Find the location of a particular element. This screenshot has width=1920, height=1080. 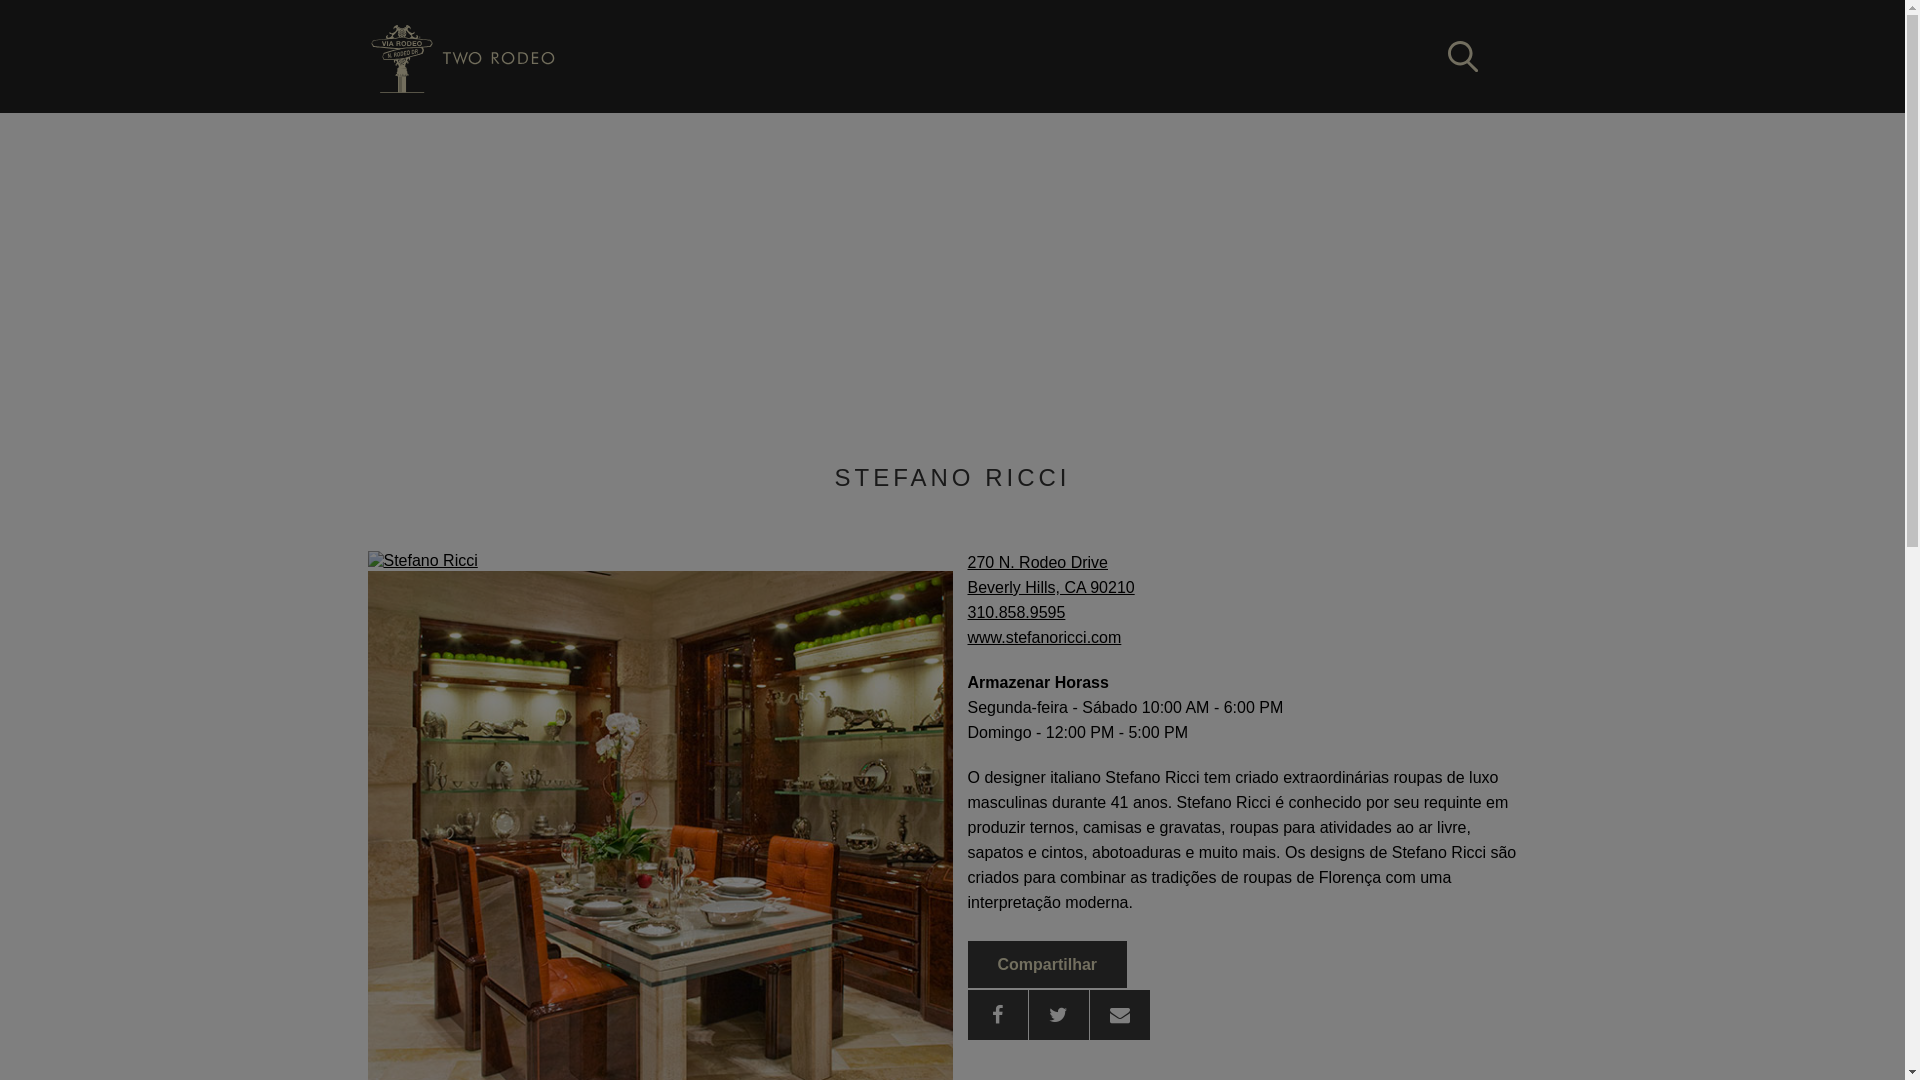

'www.stefanoricci.com' is located at coordinates (1044, 637).